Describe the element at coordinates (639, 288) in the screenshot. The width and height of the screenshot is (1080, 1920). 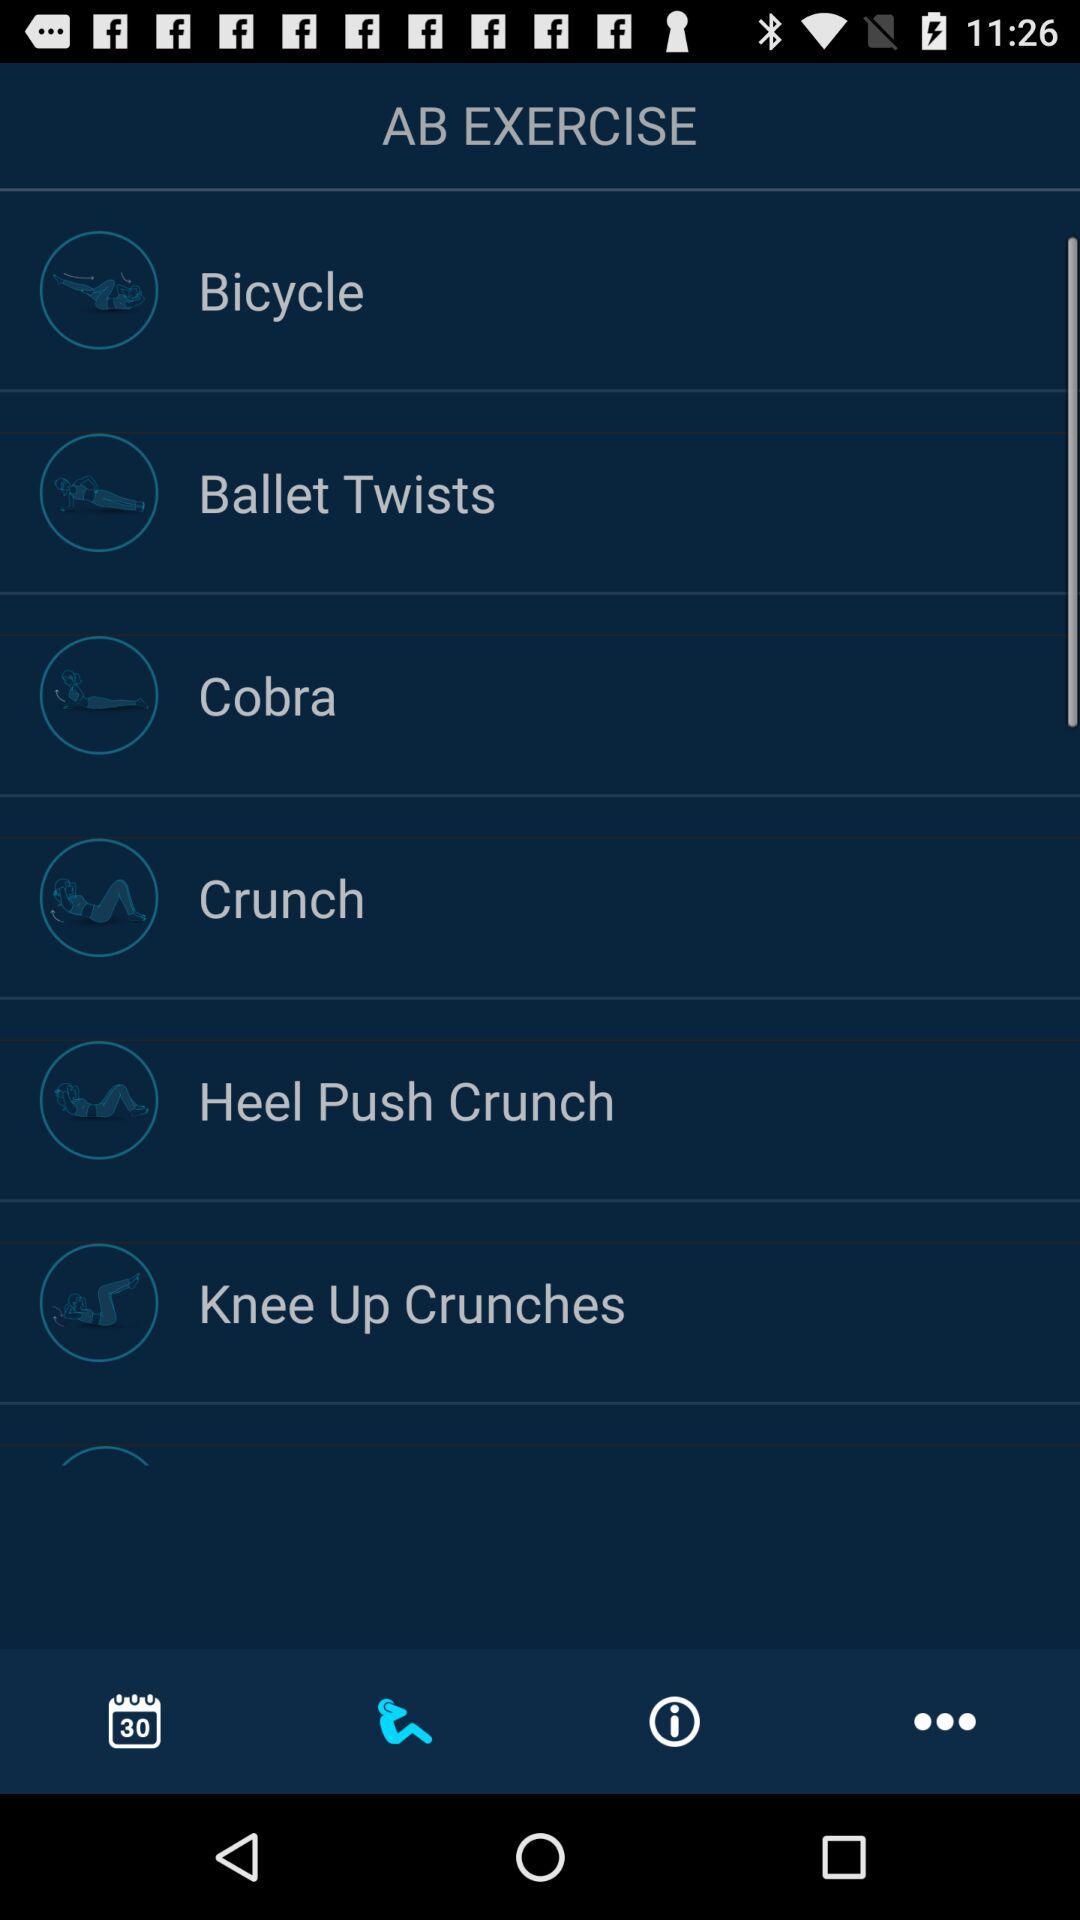
I see `bicycle icon` at that location.